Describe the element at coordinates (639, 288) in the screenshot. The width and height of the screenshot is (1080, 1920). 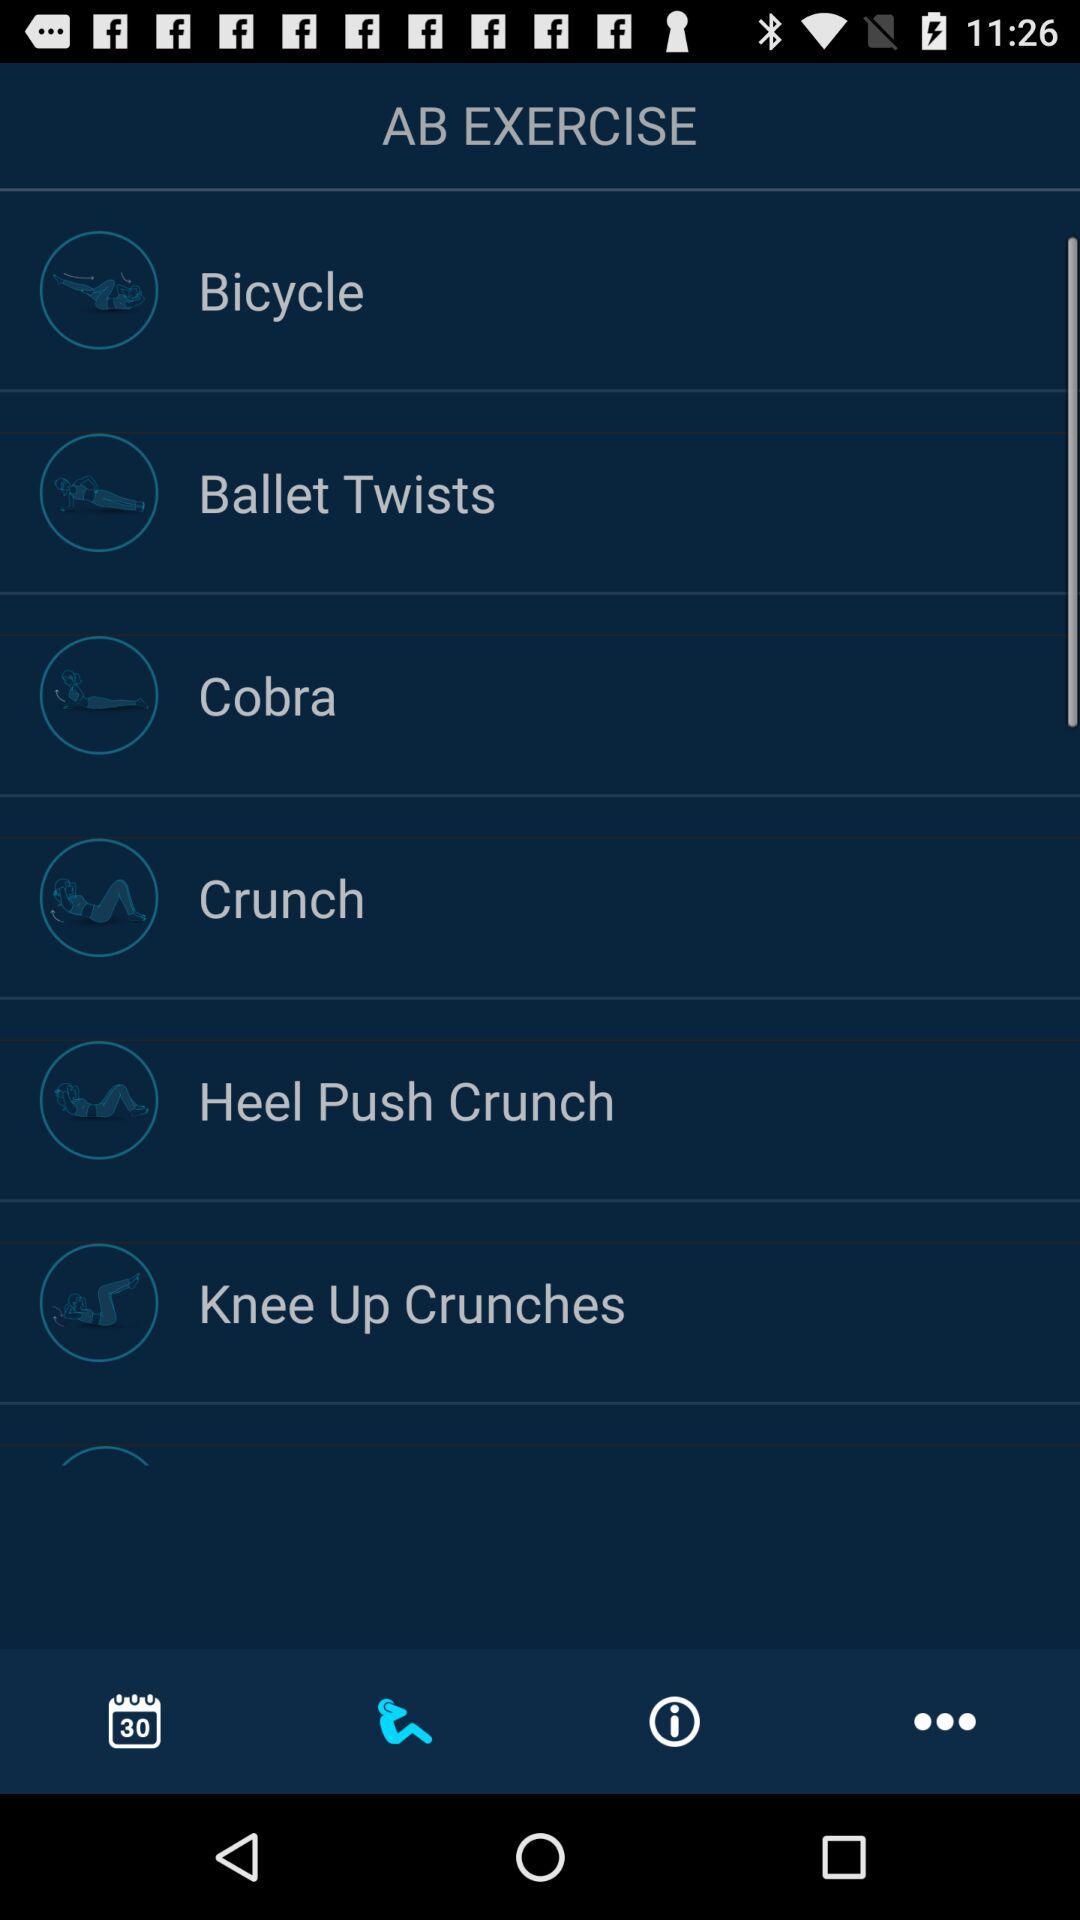
I see `bicycle icon` at that location.